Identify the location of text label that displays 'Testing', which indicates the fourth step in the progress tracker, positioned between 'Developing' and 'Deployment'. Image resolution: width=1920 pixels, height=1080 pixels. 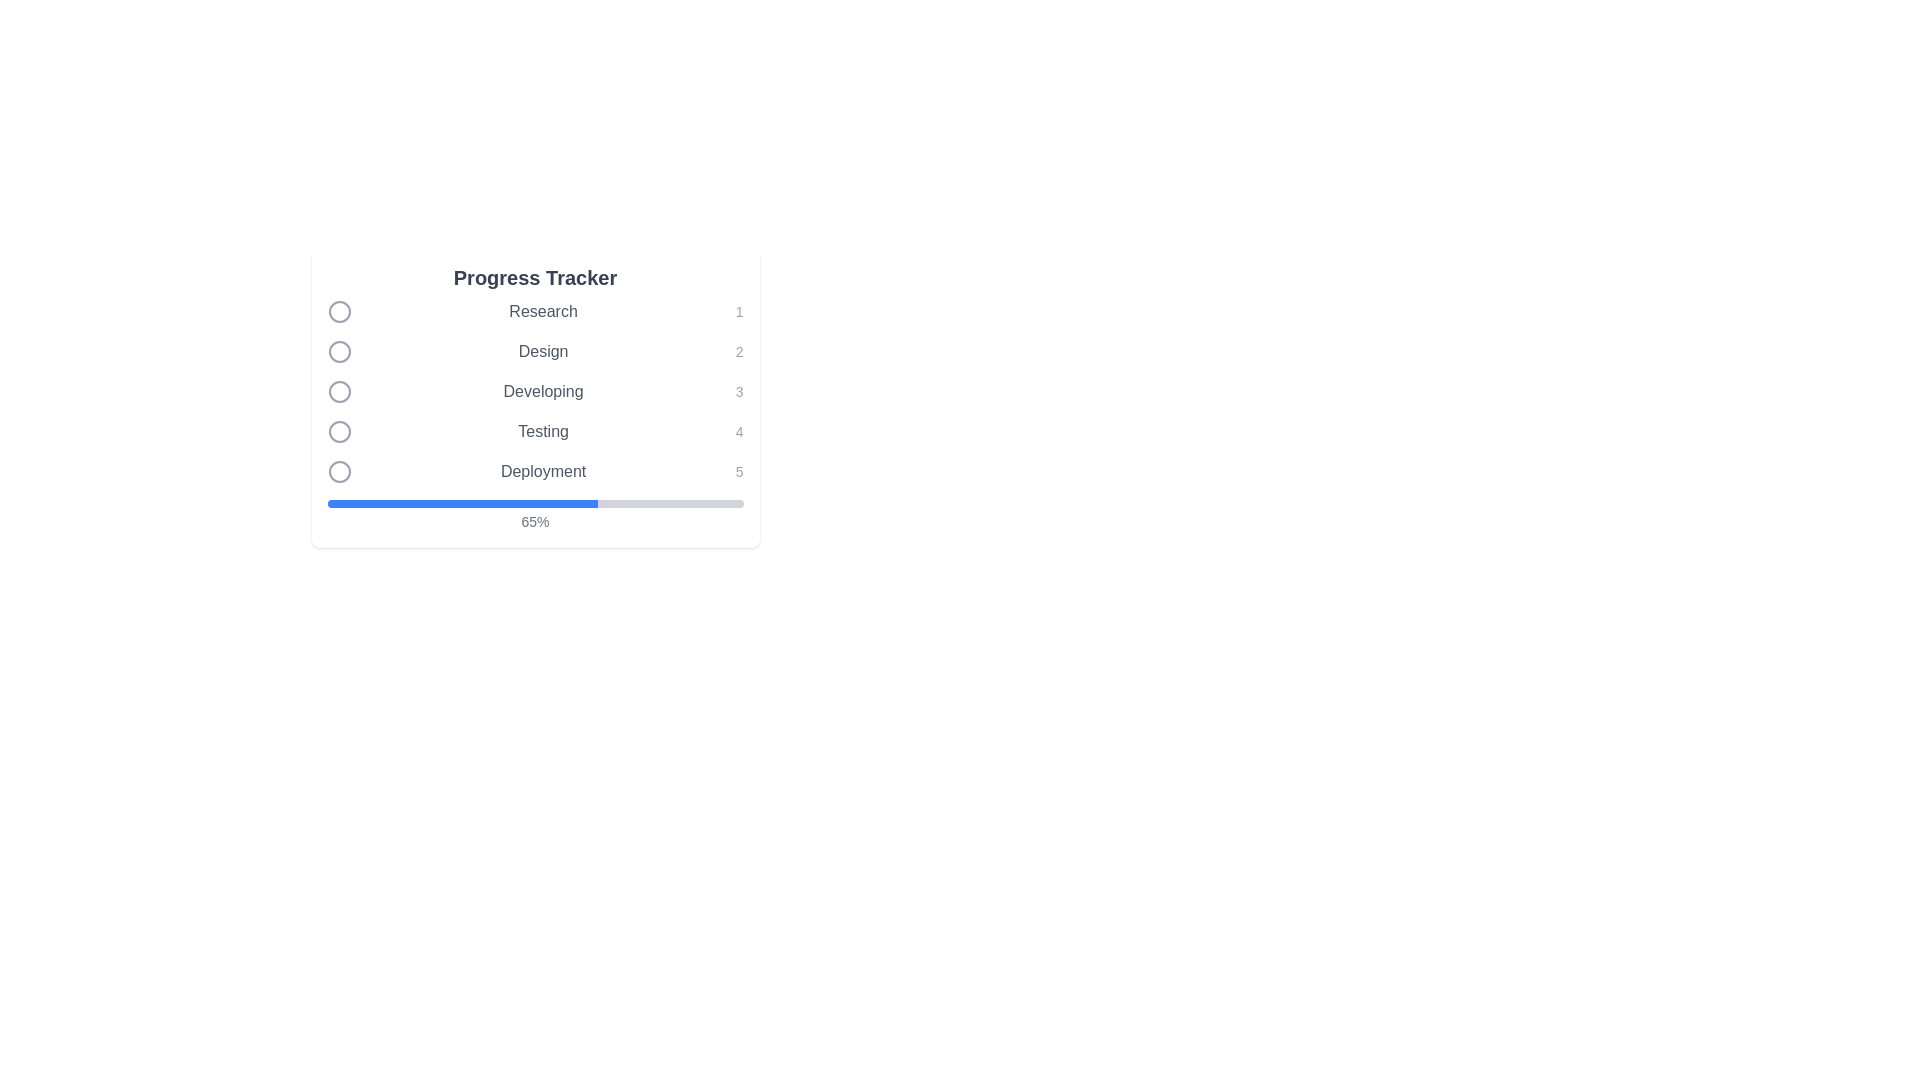
(543, 431).